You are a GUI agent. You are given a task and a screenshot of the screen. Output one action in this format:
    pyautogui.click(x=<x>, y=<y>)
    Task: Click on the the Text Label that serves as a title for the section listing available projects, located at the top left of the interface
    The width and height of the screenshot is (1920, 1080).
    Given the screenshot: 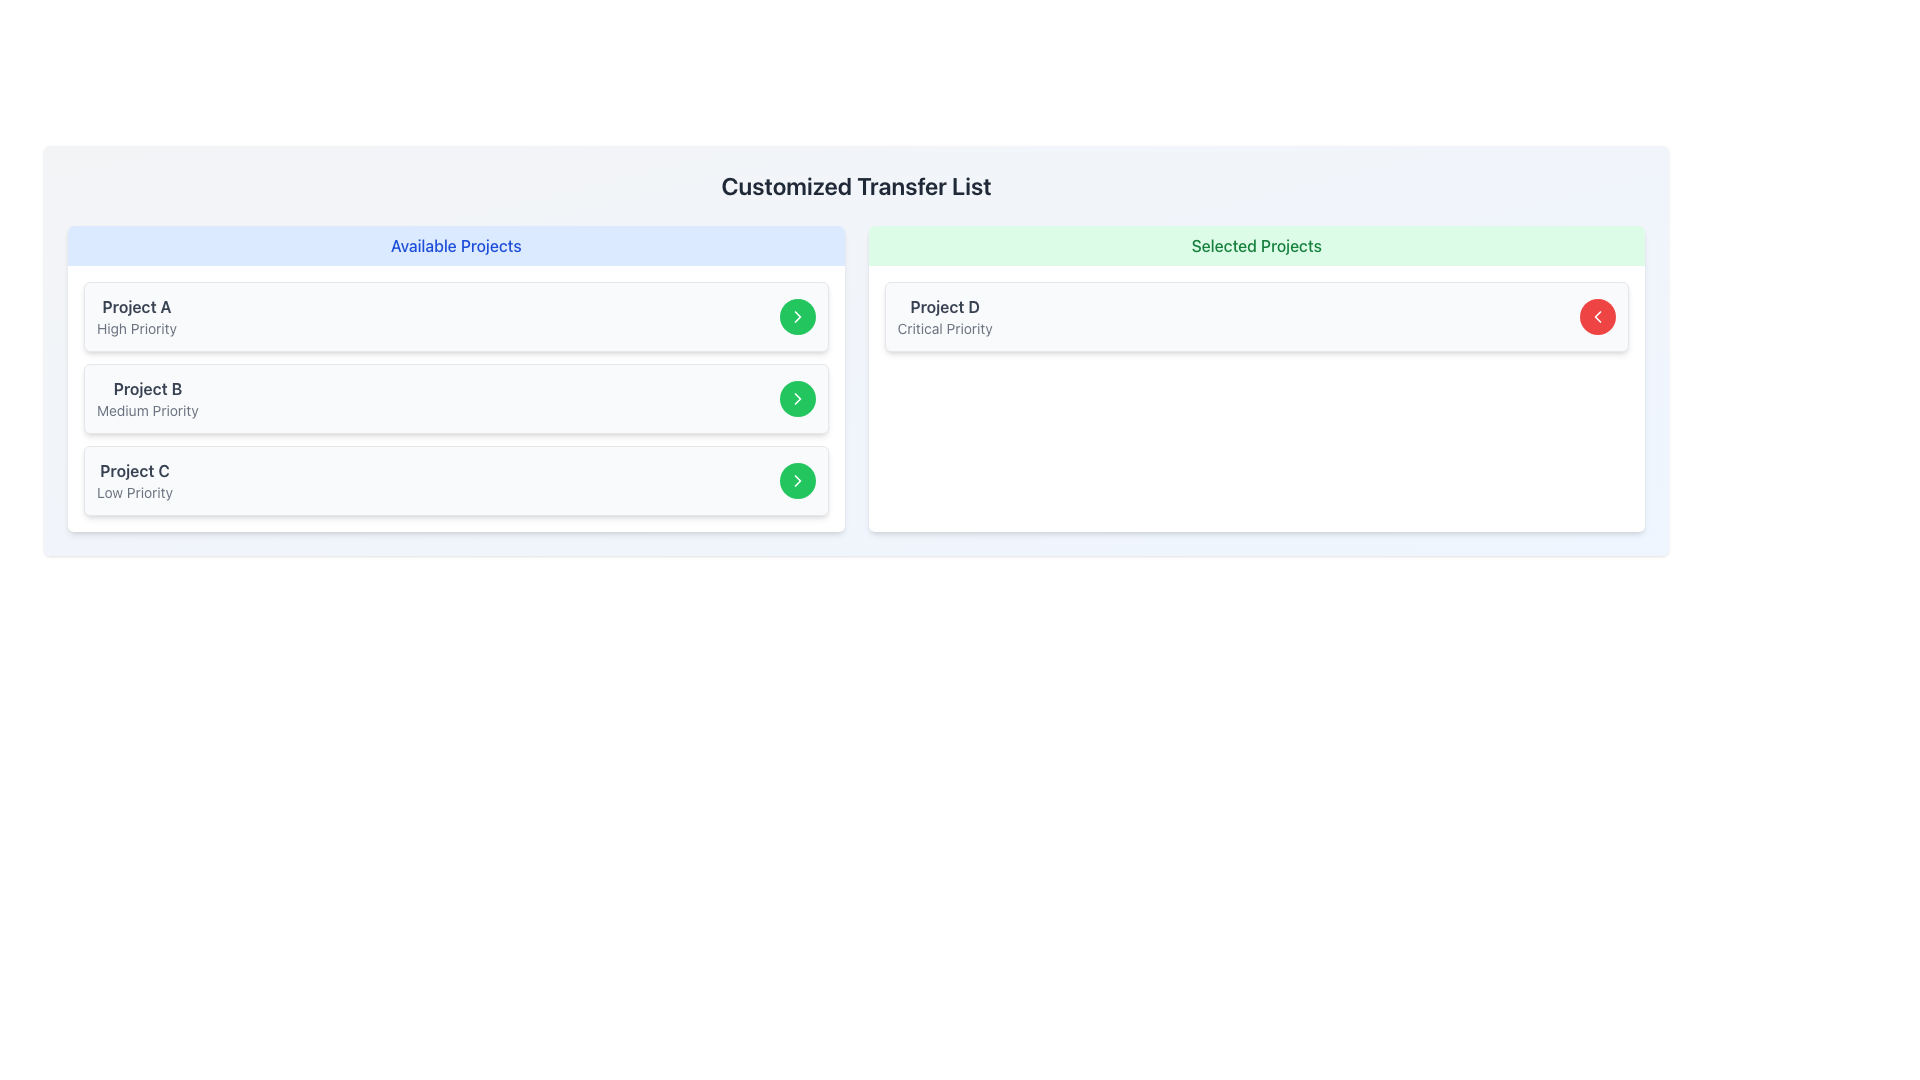 What is the action you would take?
    pyautogui.click(x=455, y=245)
    